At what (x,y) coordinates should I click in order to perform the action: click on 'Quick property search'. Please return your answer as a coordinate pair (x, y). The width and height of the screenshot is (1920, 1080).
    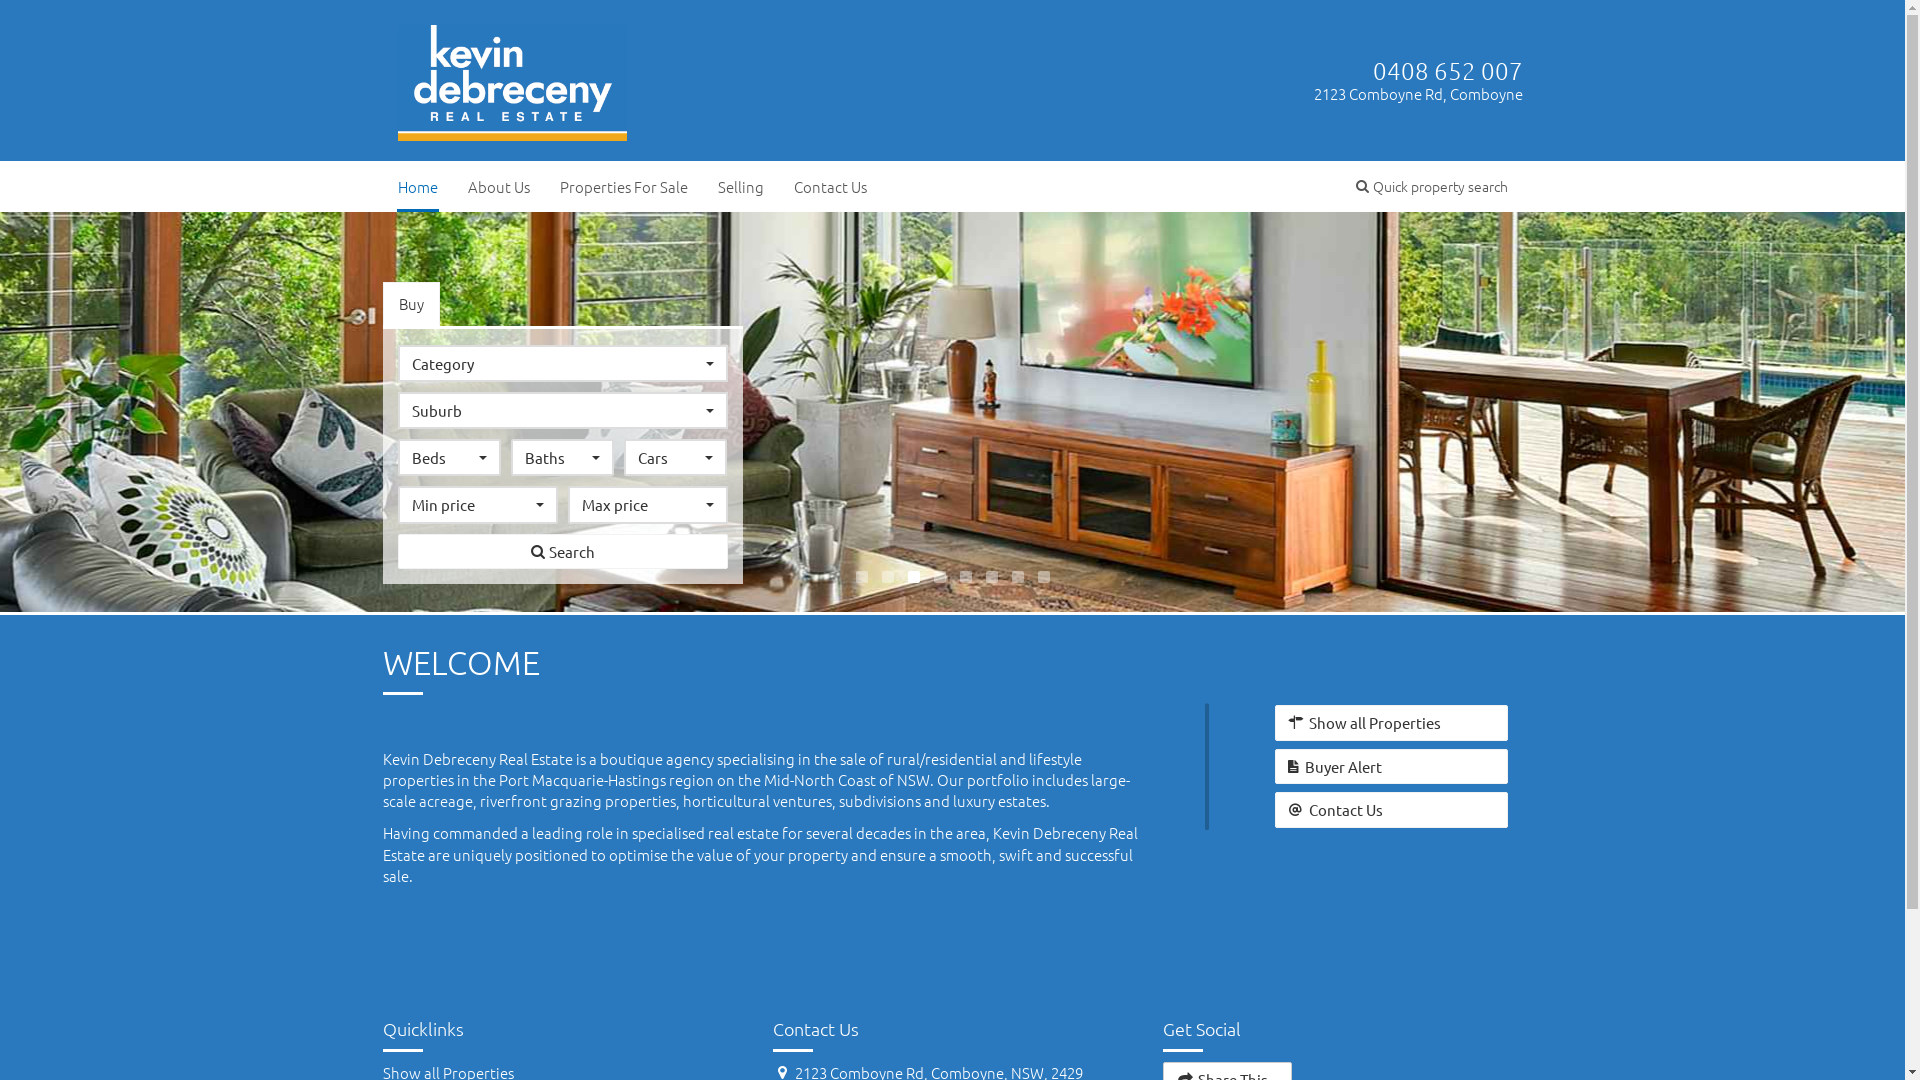
    Looking at the image, I should click on (1429, 185).